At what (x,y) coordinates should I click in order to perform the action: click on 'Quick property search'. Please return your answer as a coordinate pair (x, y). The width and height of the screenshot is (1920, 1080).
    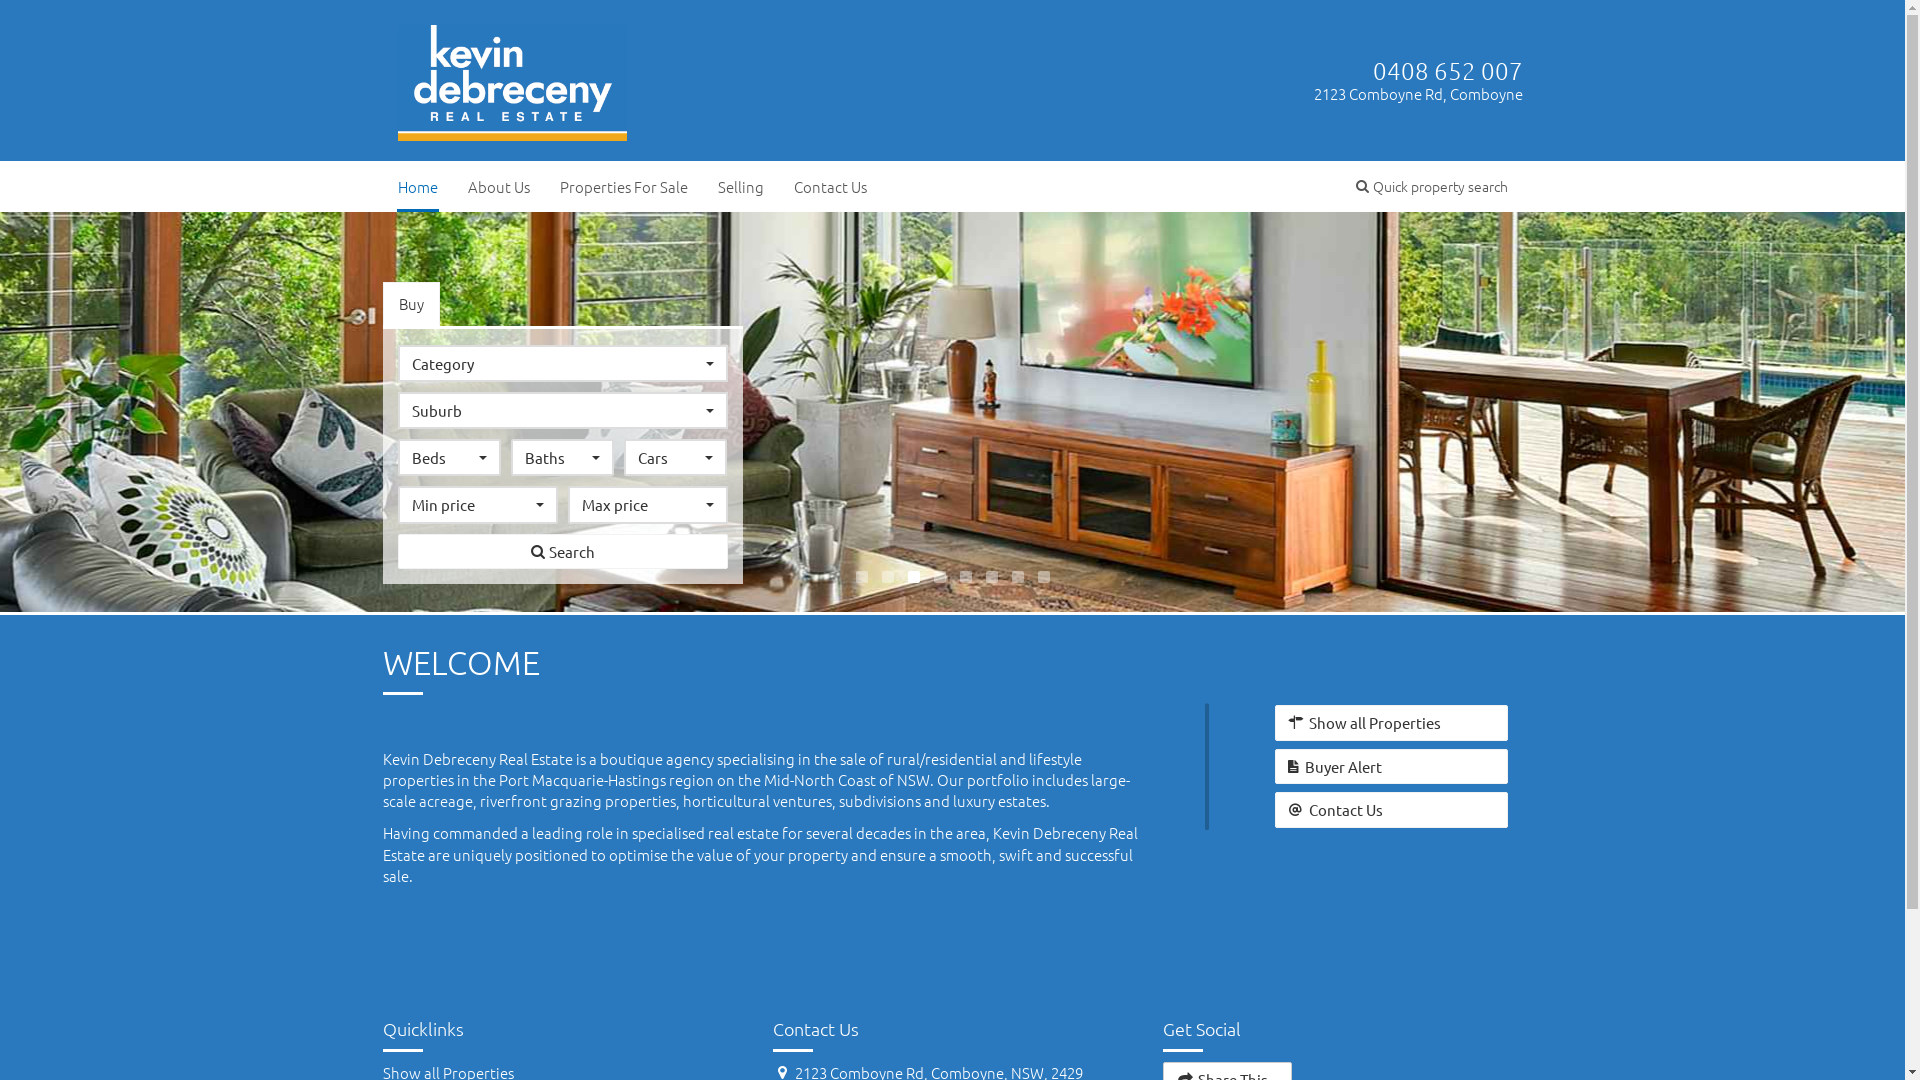
    Looking at the image, I should click on (1429, 185).